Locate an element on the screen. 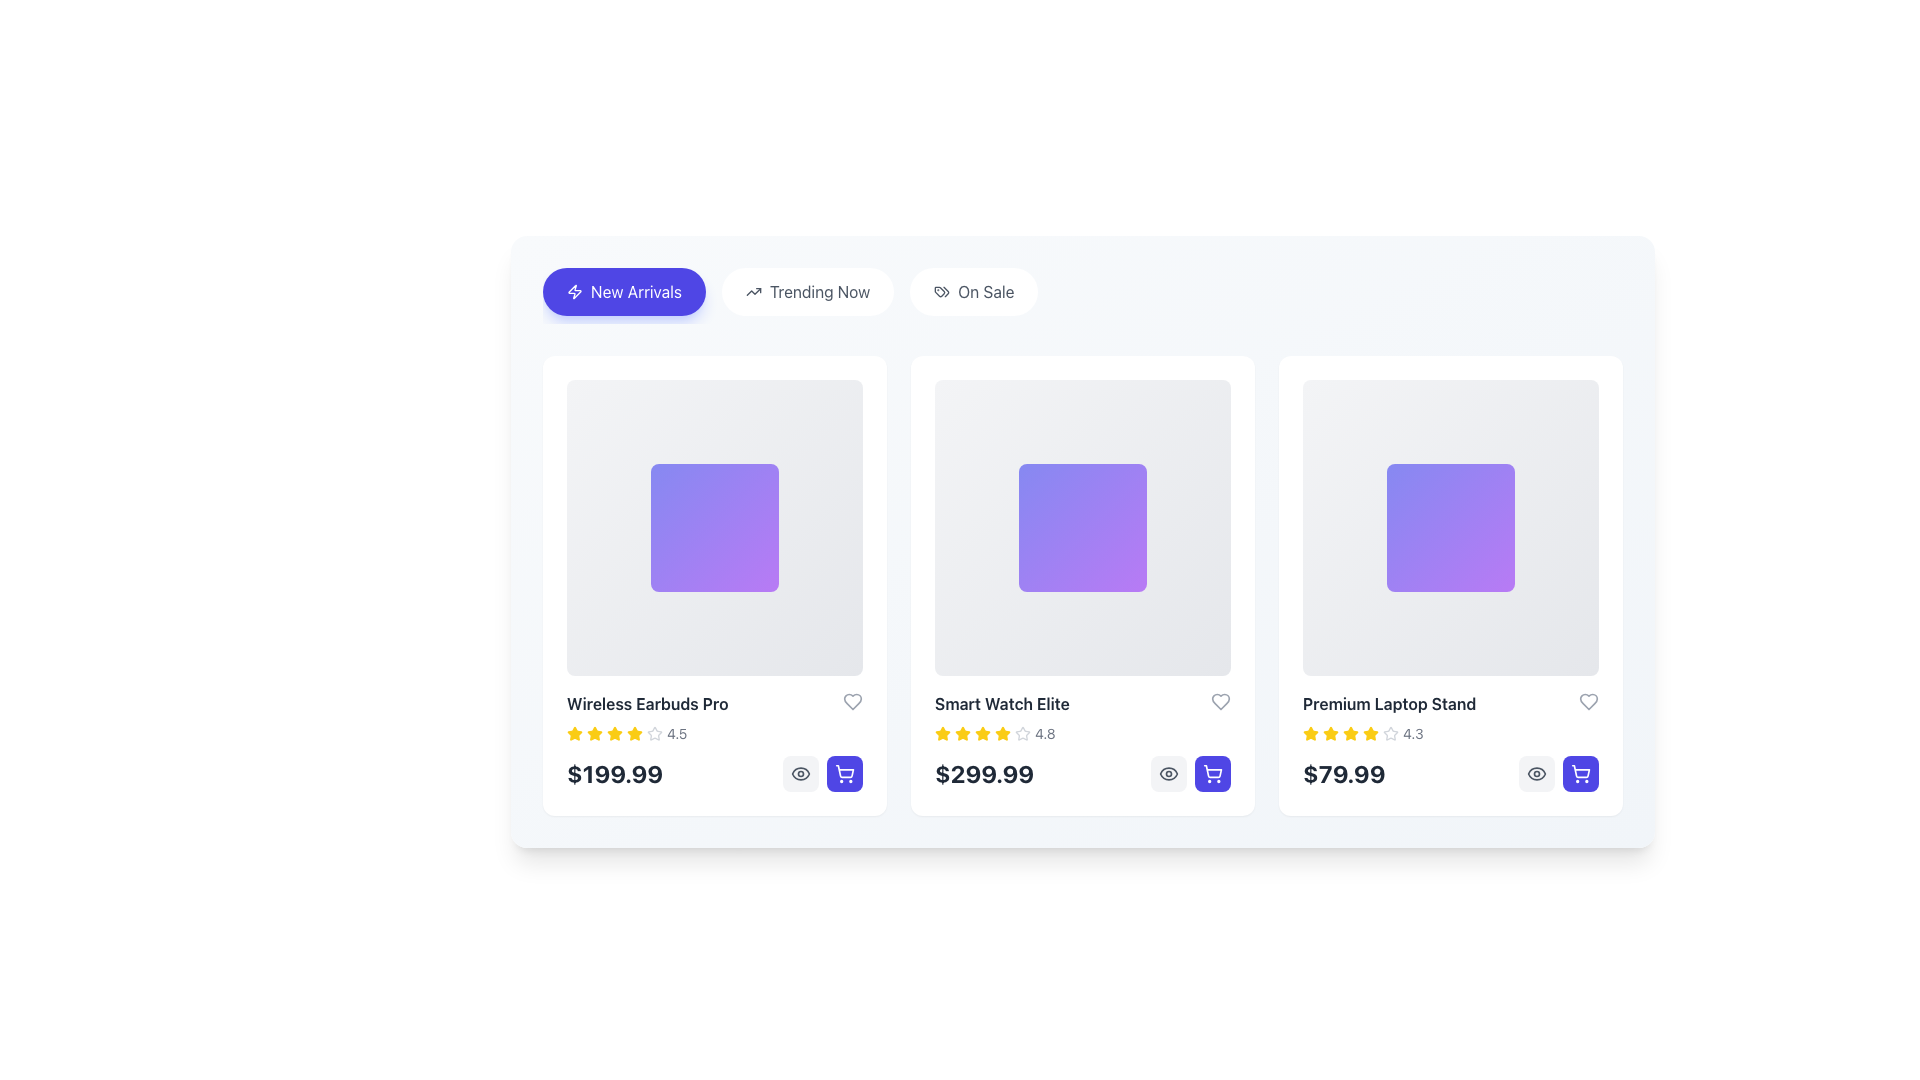  the price display for the product 'Smart Watch Elite', which is the second price display in a horizontal set of three product cards is located at coordinates (984, 773).